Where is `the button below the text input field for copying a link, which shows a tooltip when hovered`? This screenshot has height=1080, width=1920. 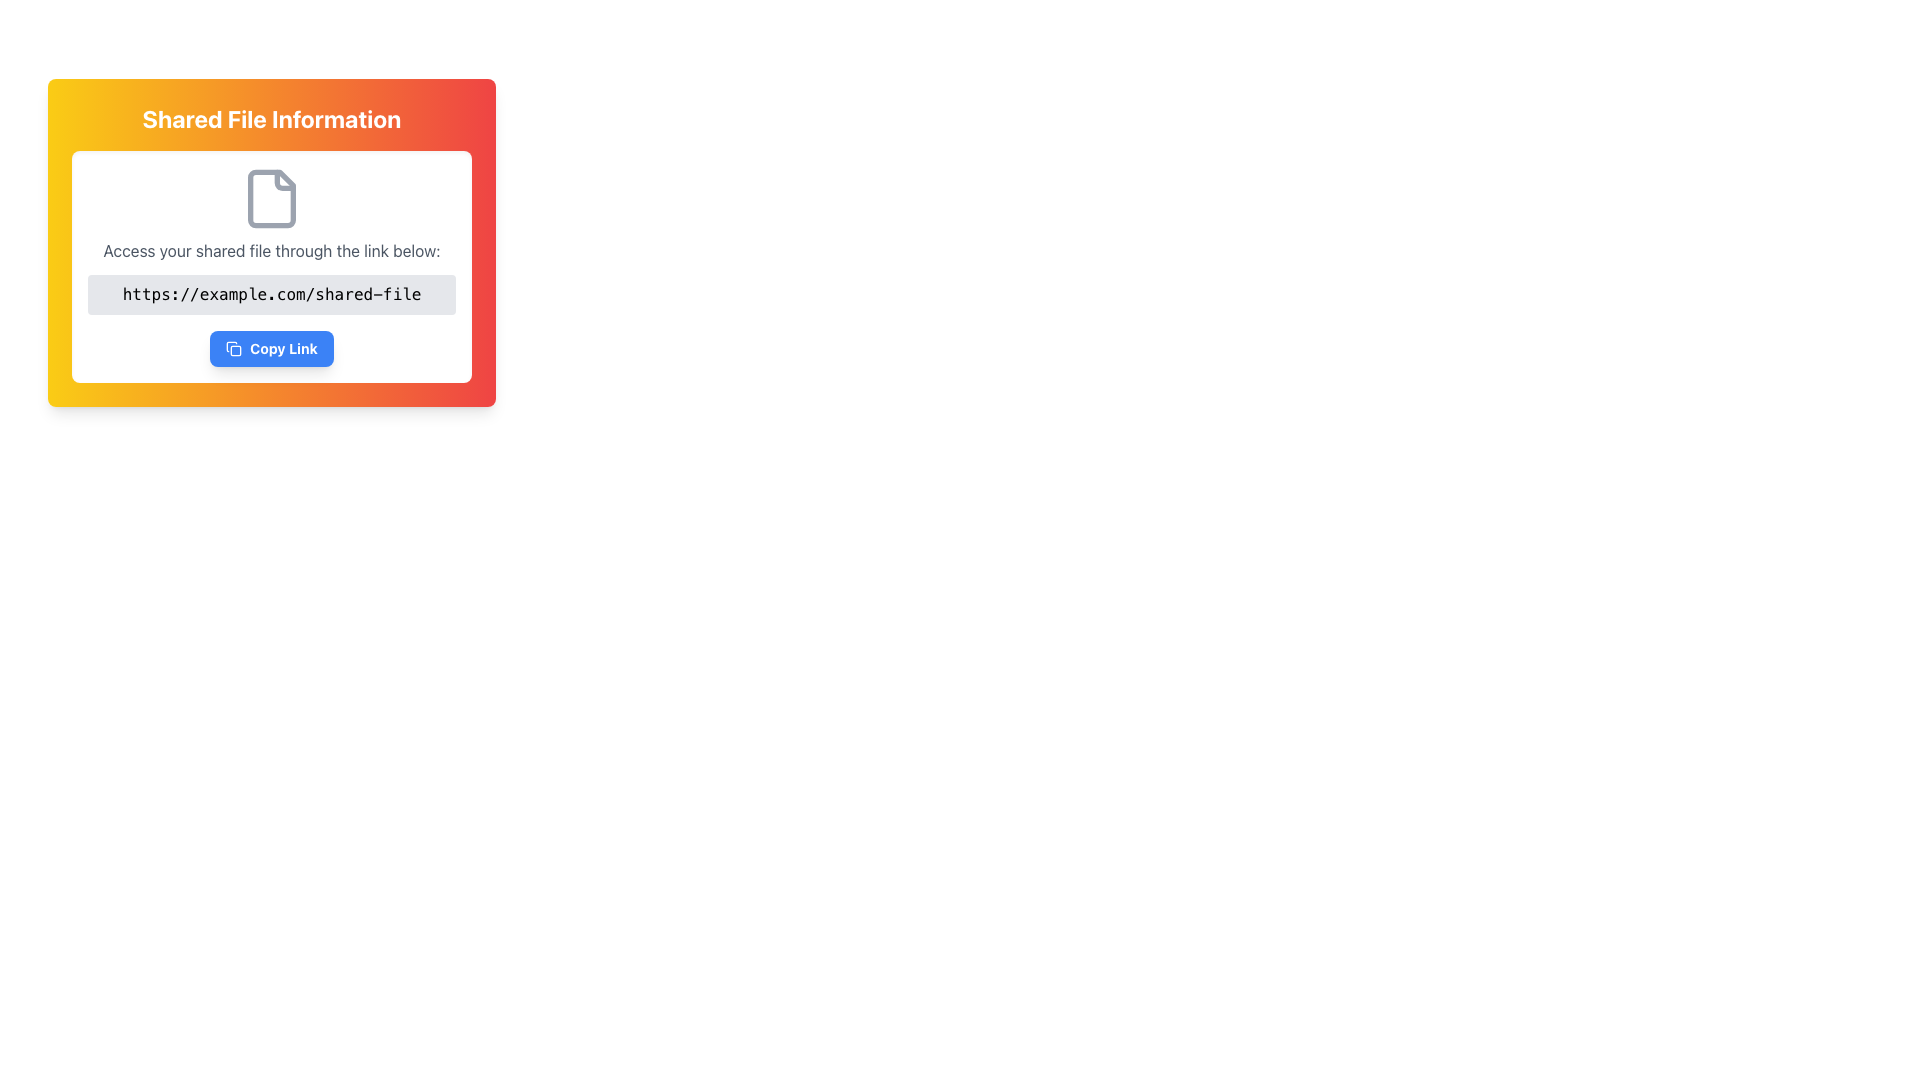
the button below the text input field for copying a link, which shows a tooltip when hovered is located at coordinates (271, 347).